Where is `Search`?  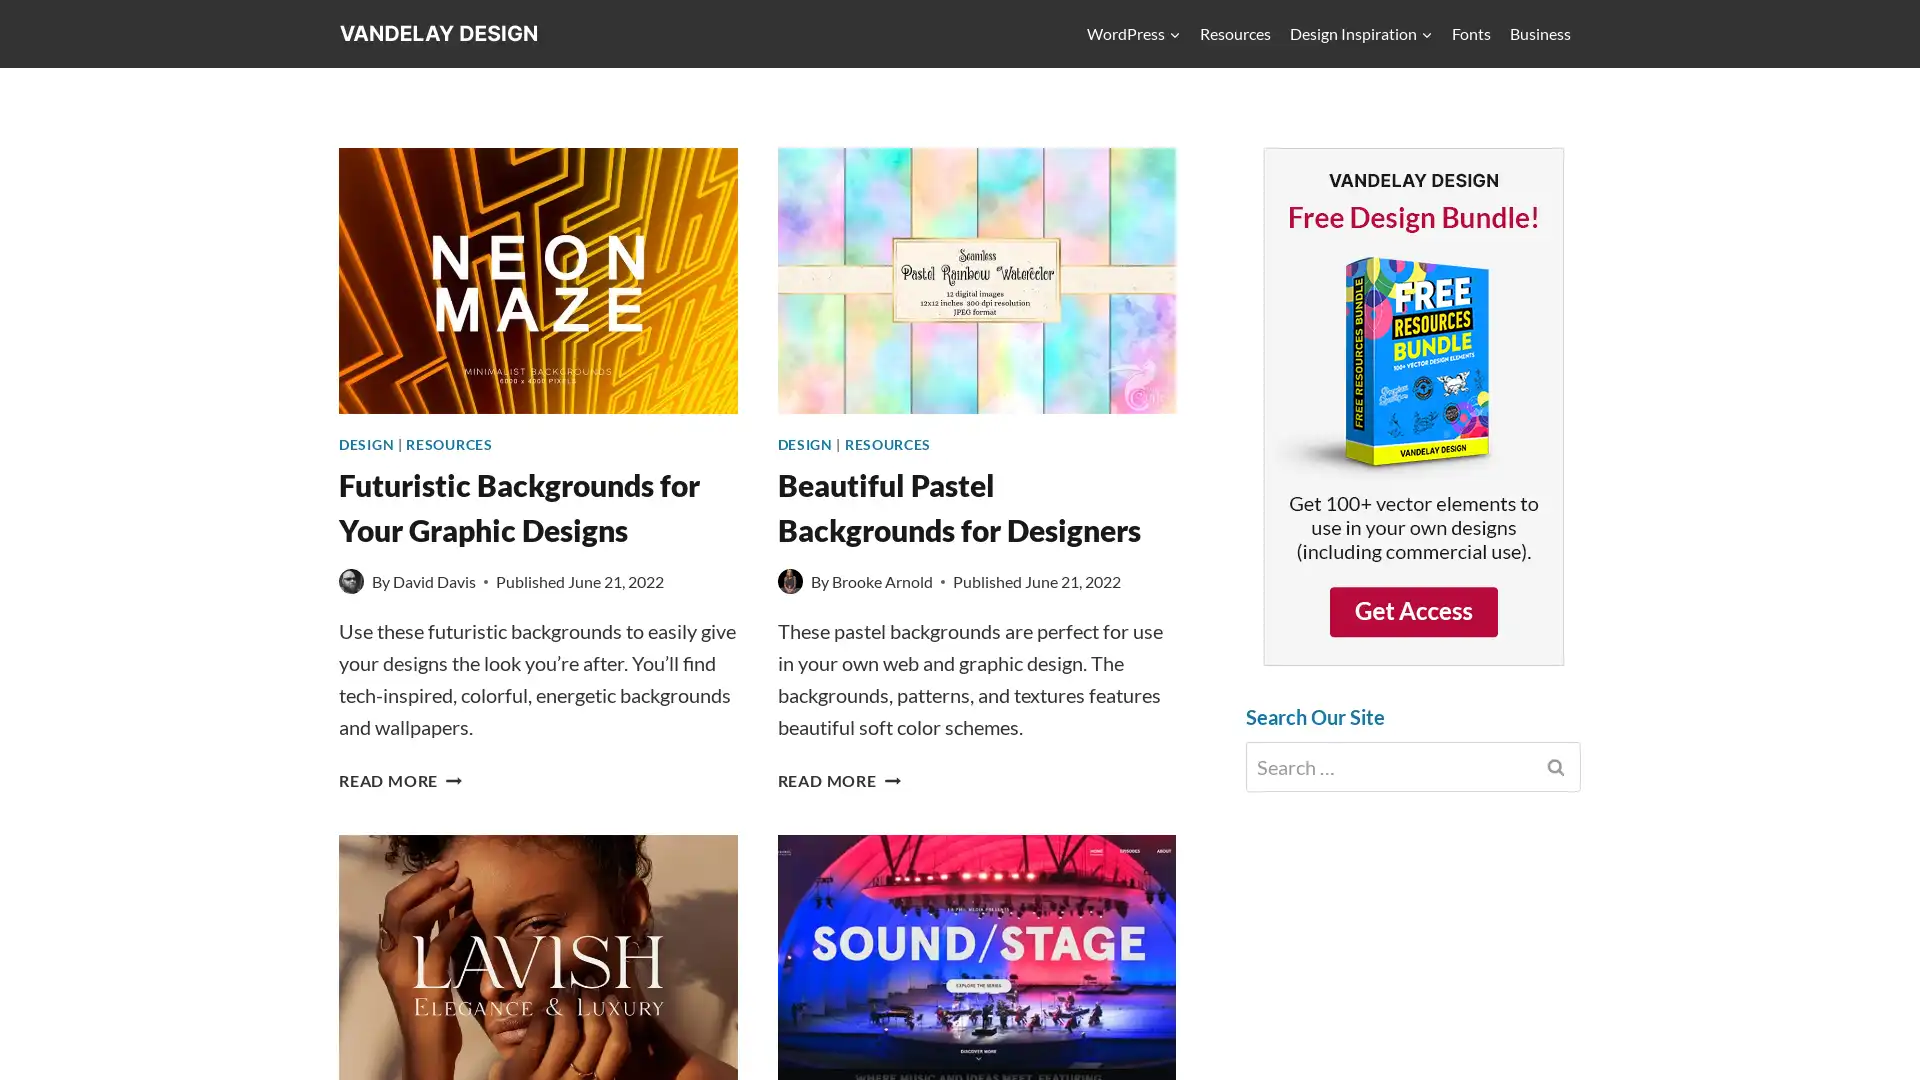
Search is located at coordinates (1554, 766).